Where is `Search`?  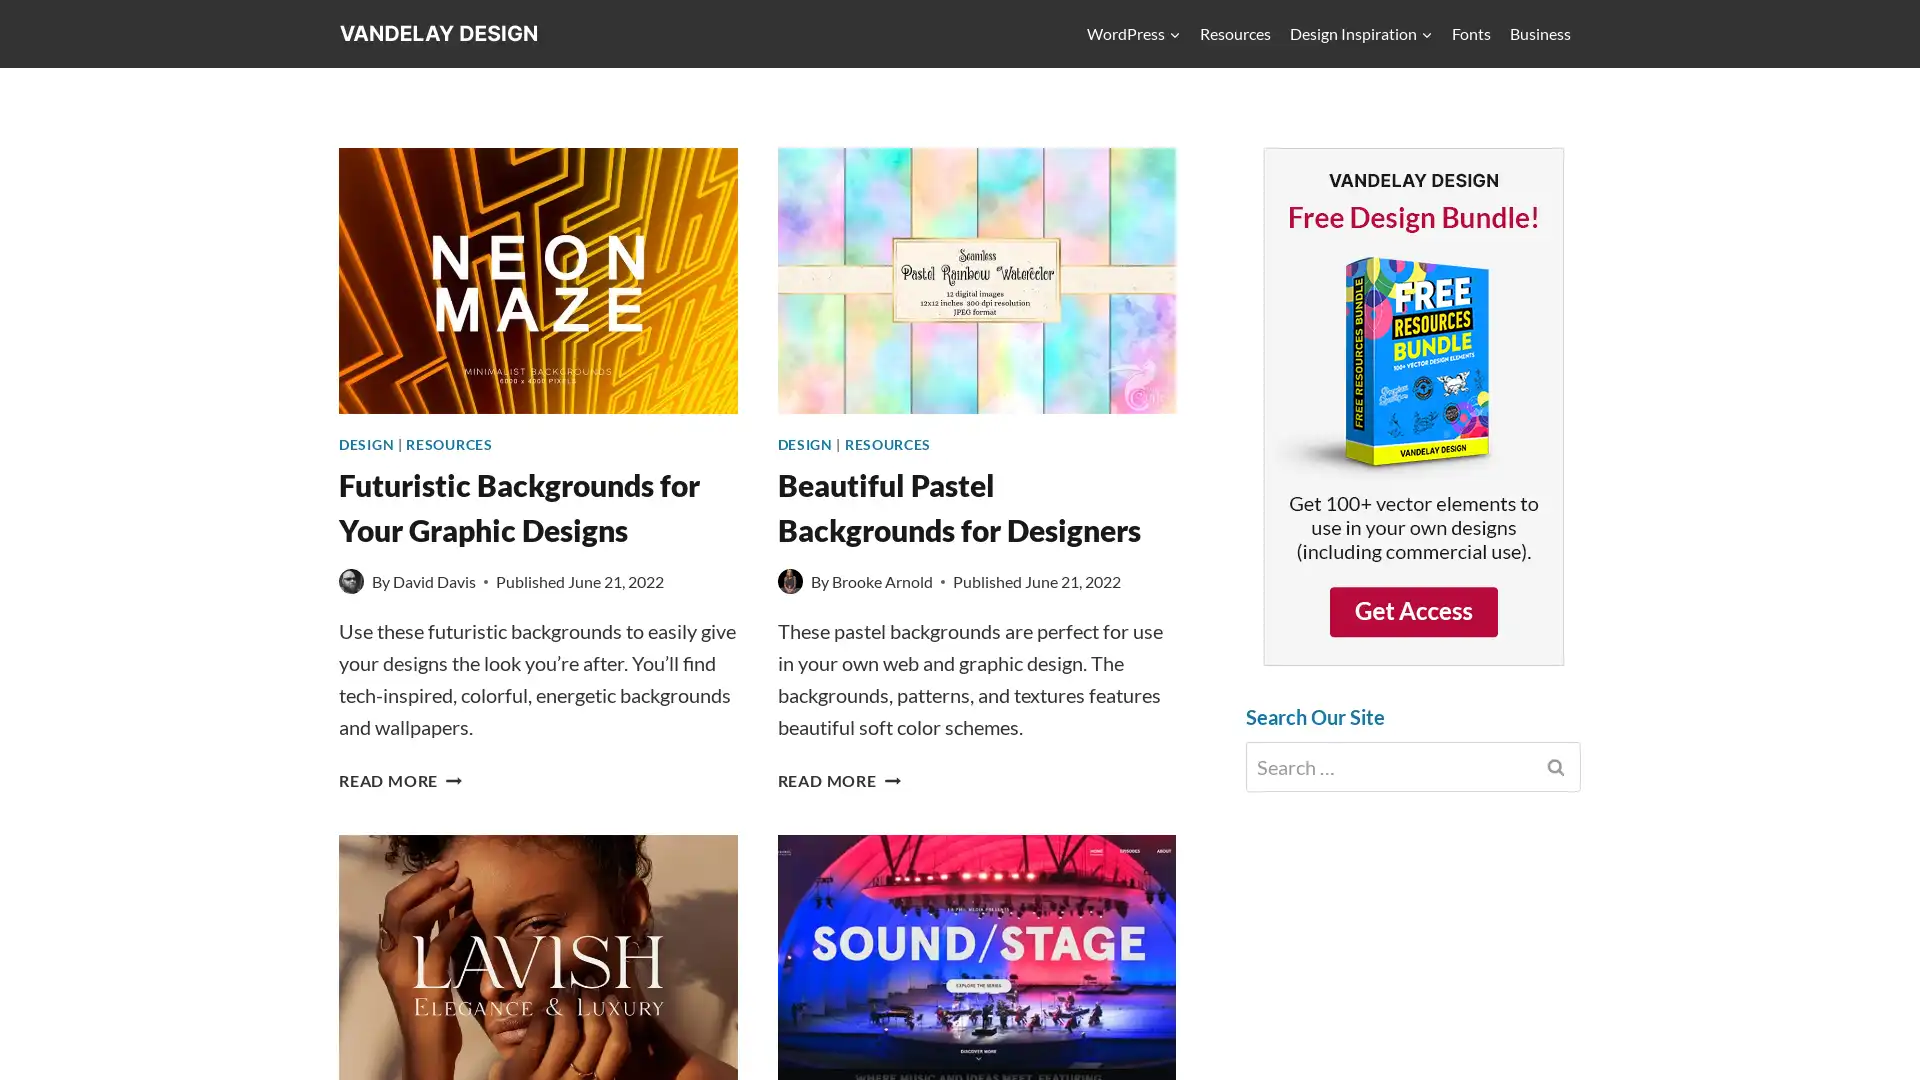
Search is located at coordinates (1554, 766).